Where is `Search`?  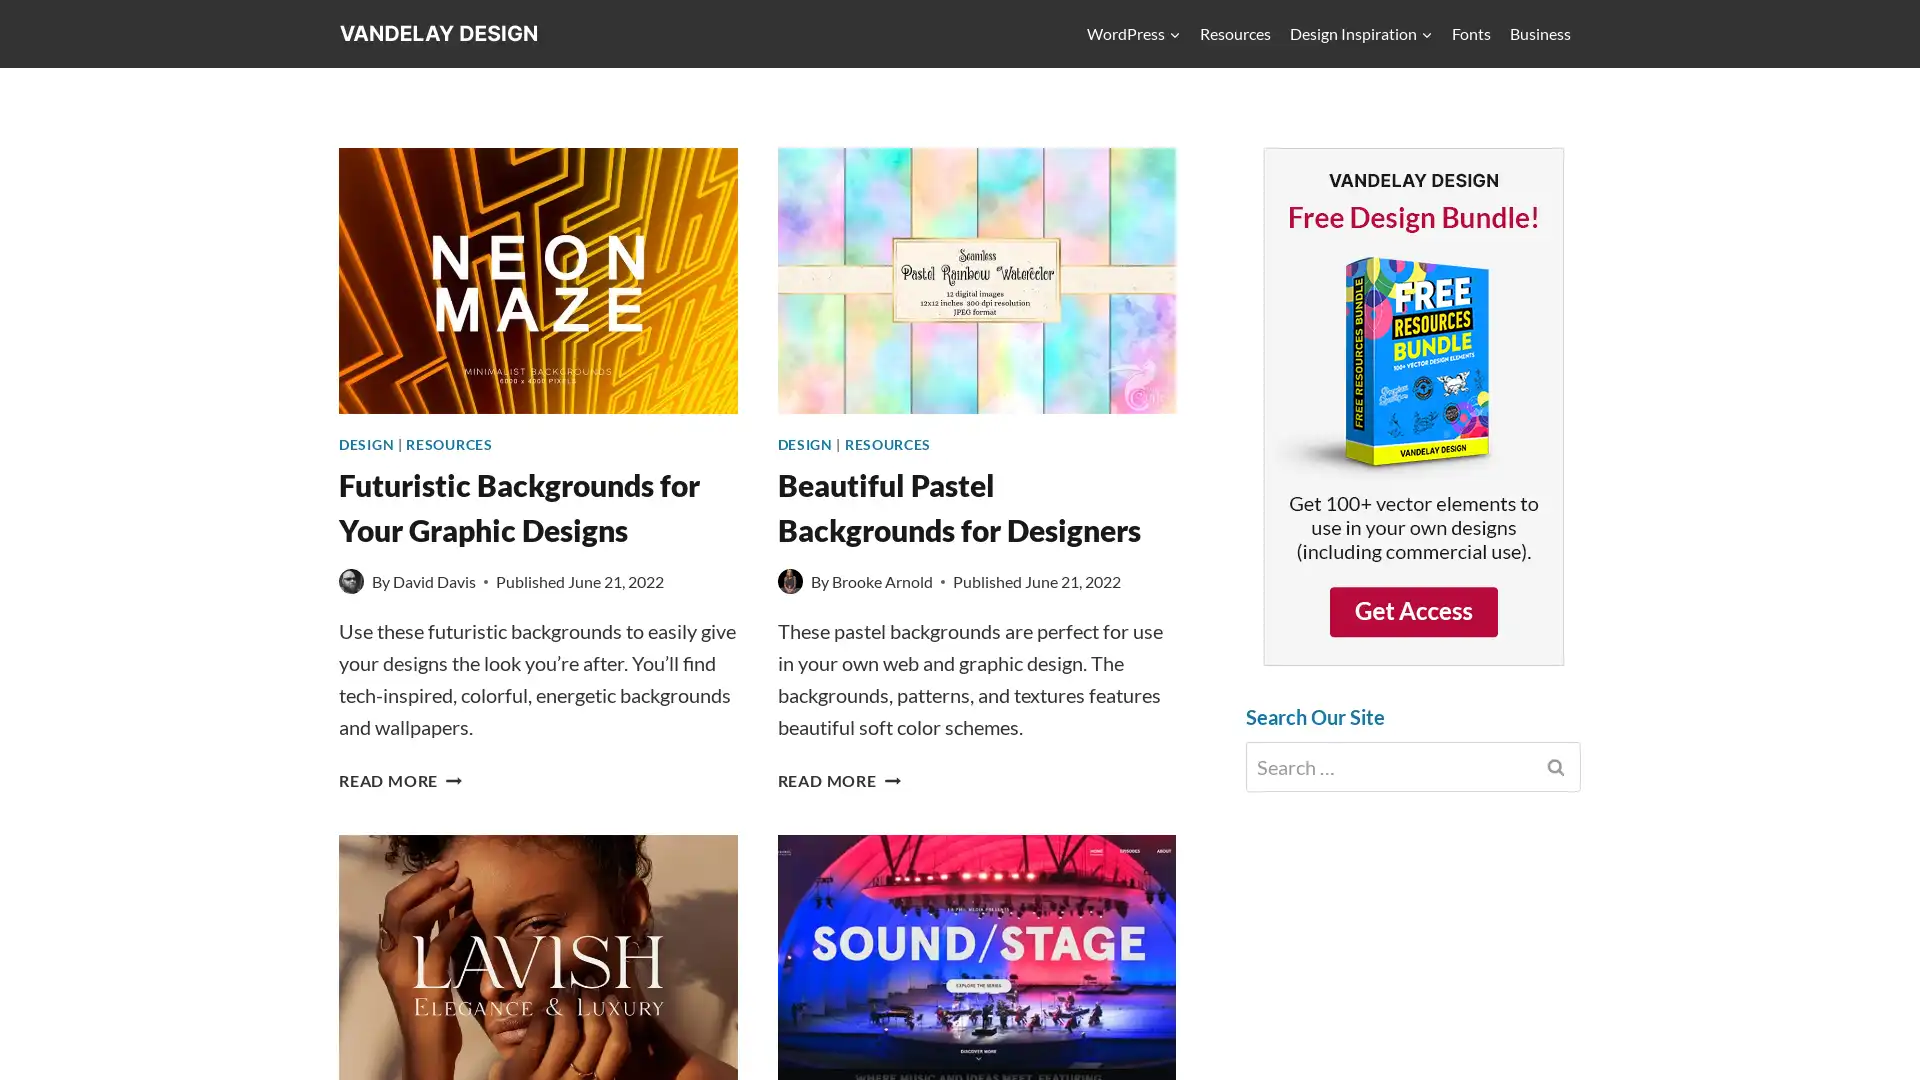
Search is located at coordinates (1554, 766).